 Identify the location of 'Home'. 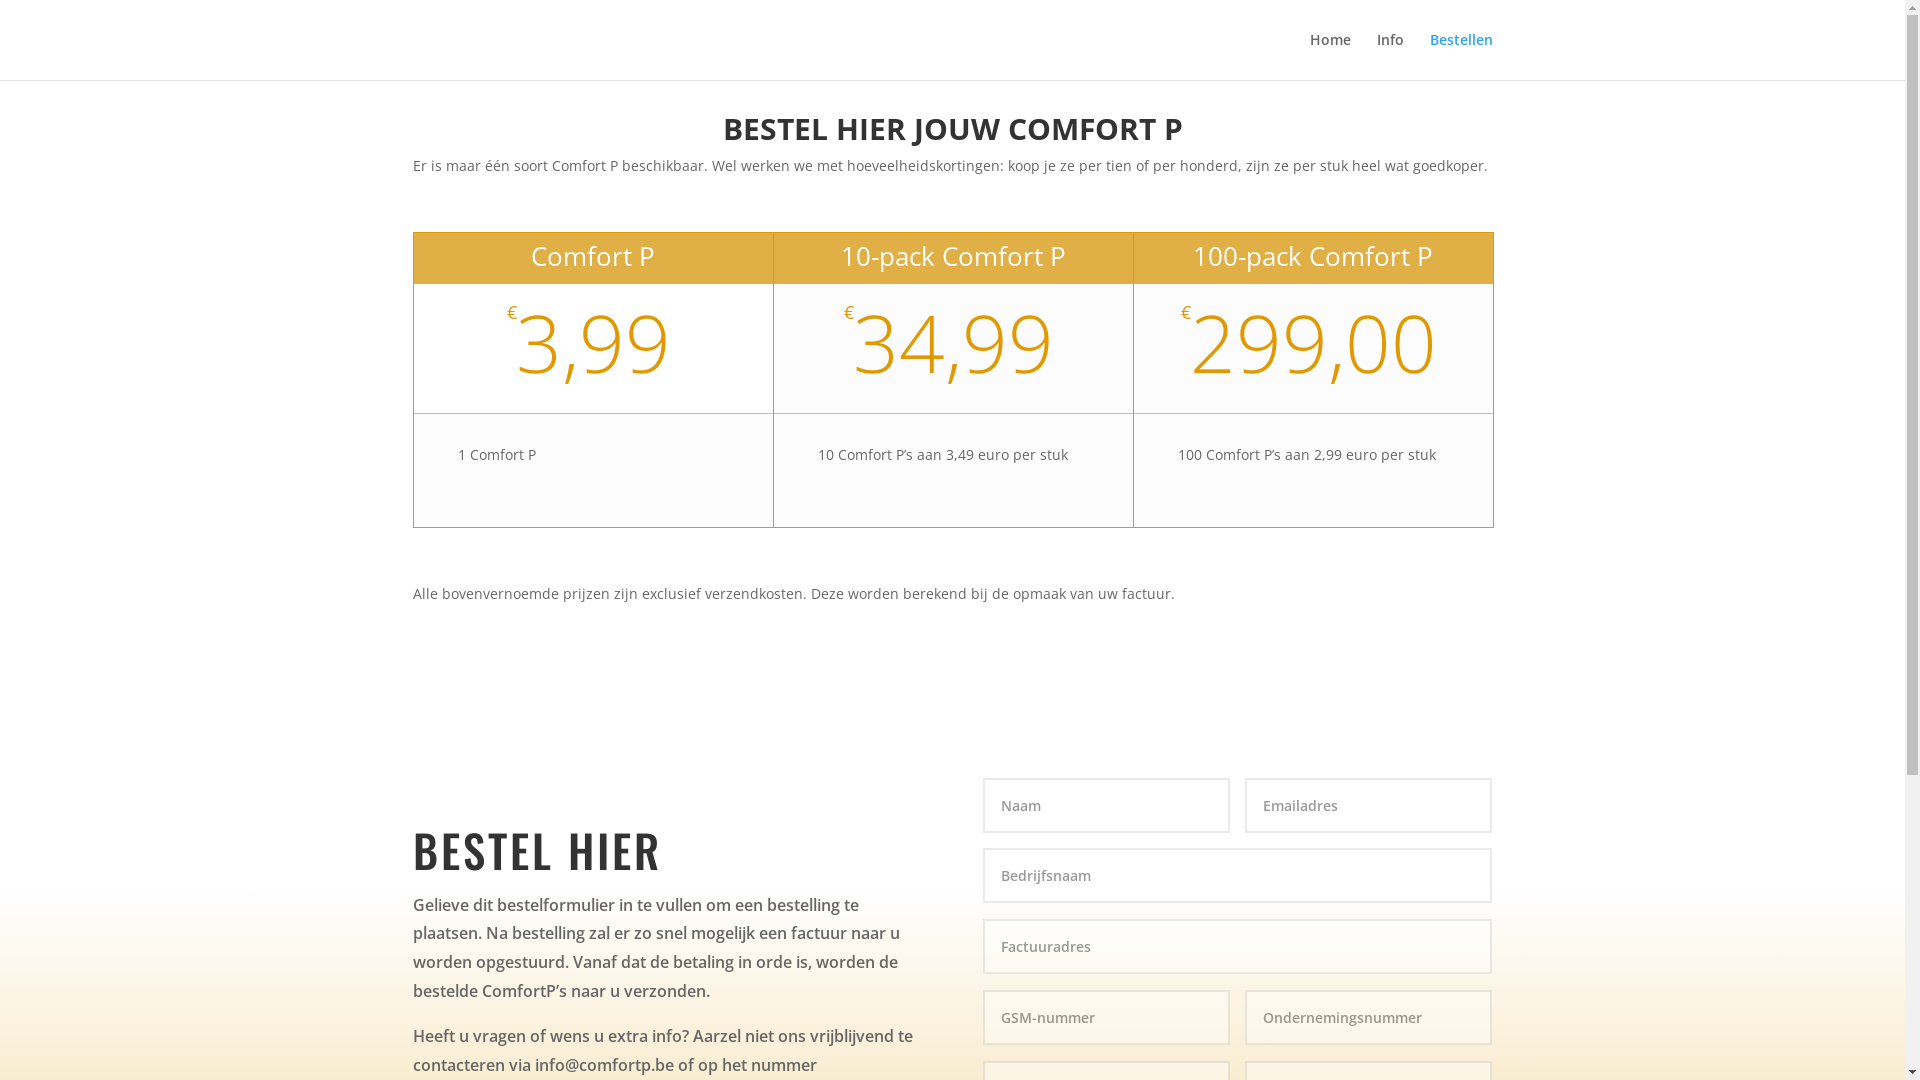
(1330, 55).